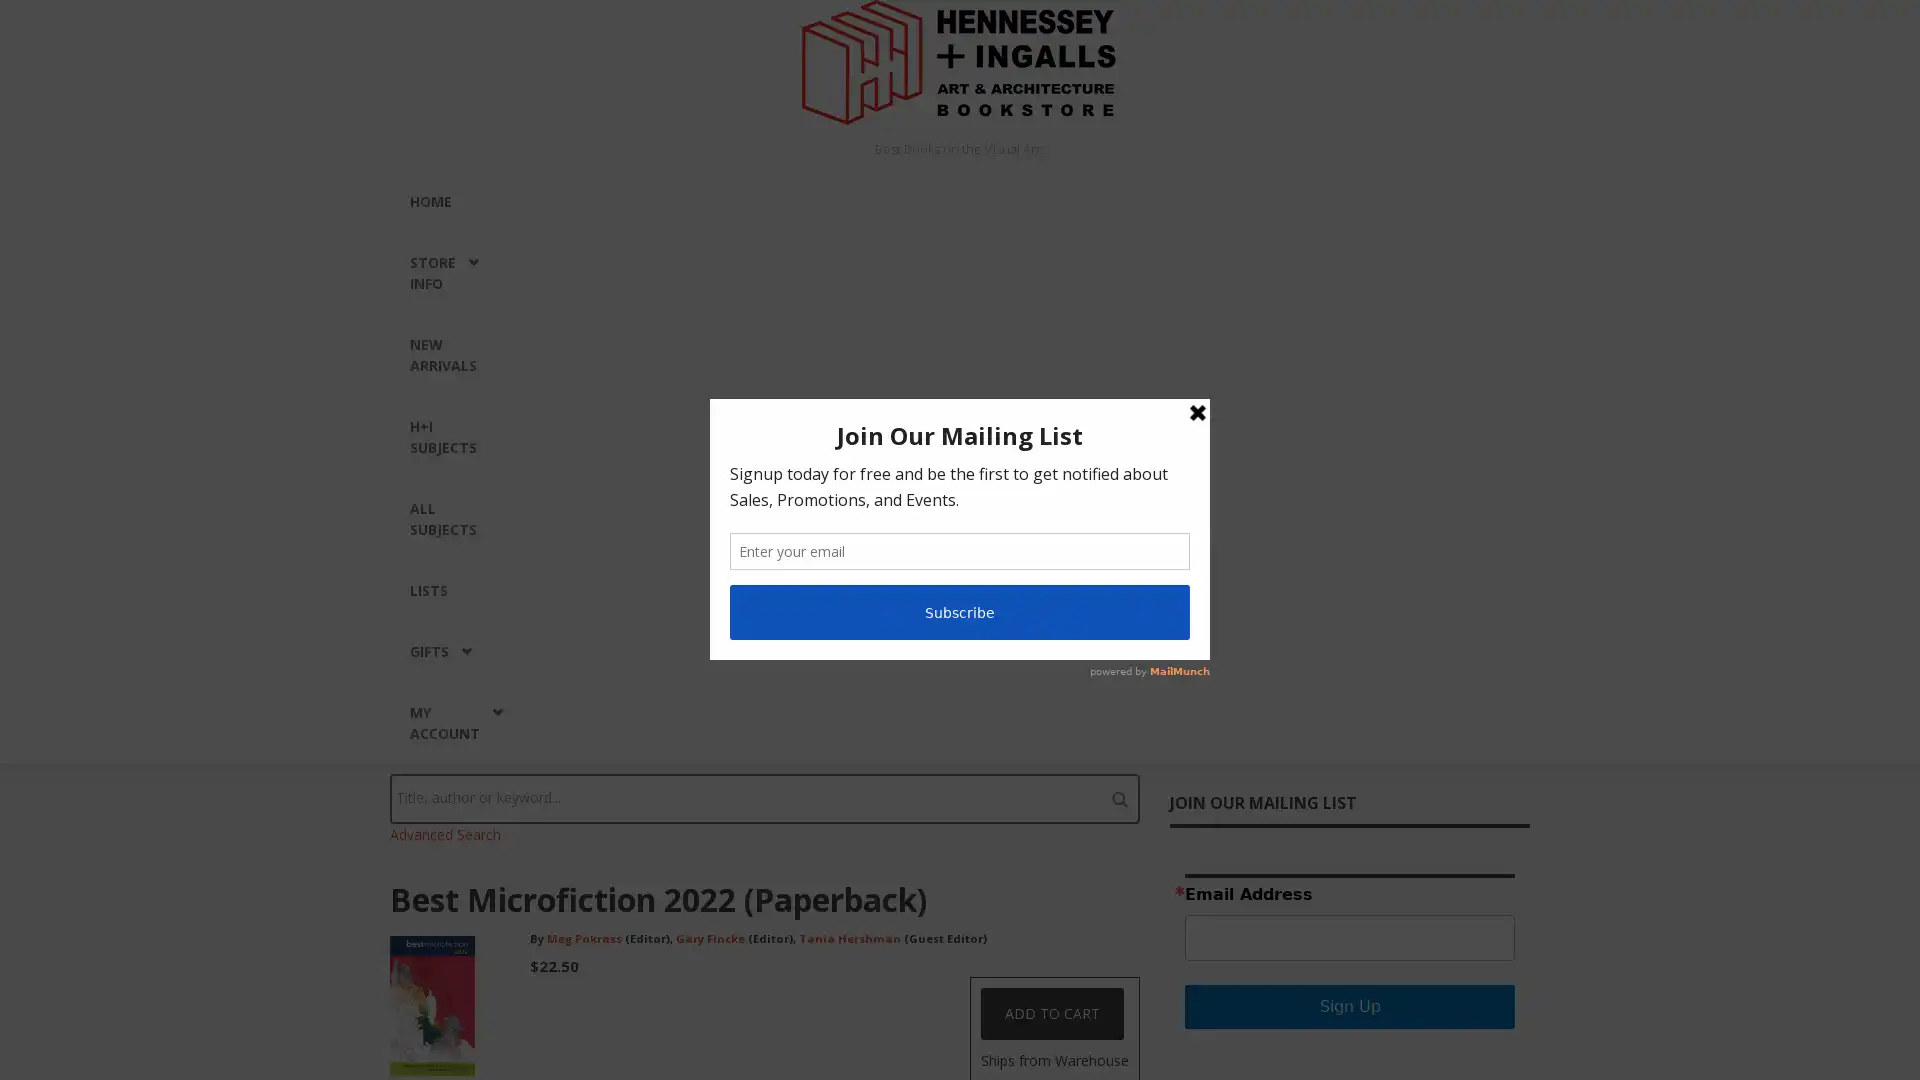 Image resolution: width=1920 pixels, height=1080 pixels. Describe the element at coordinates (1051, 1014) in the screenshot. I see `Add to Cart` at that location.